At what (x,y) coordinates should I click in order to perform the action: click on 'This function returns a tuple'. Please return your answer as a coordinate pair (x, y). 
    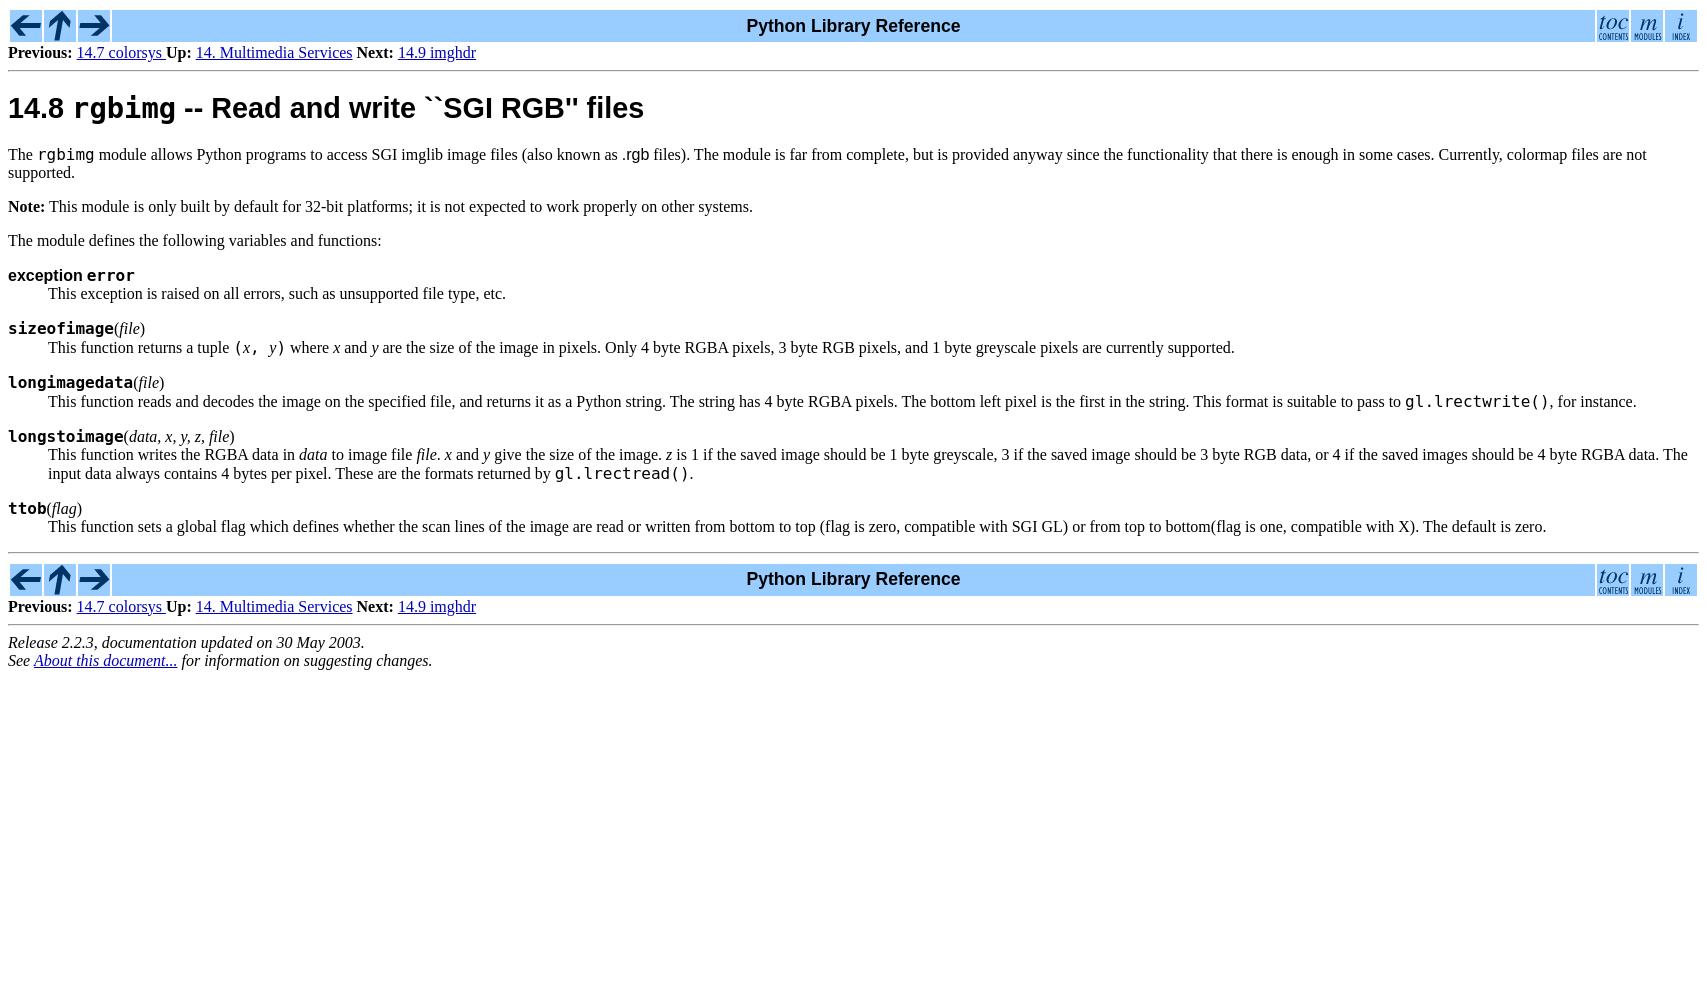
    Looking at the image, I should click on (140, 345).